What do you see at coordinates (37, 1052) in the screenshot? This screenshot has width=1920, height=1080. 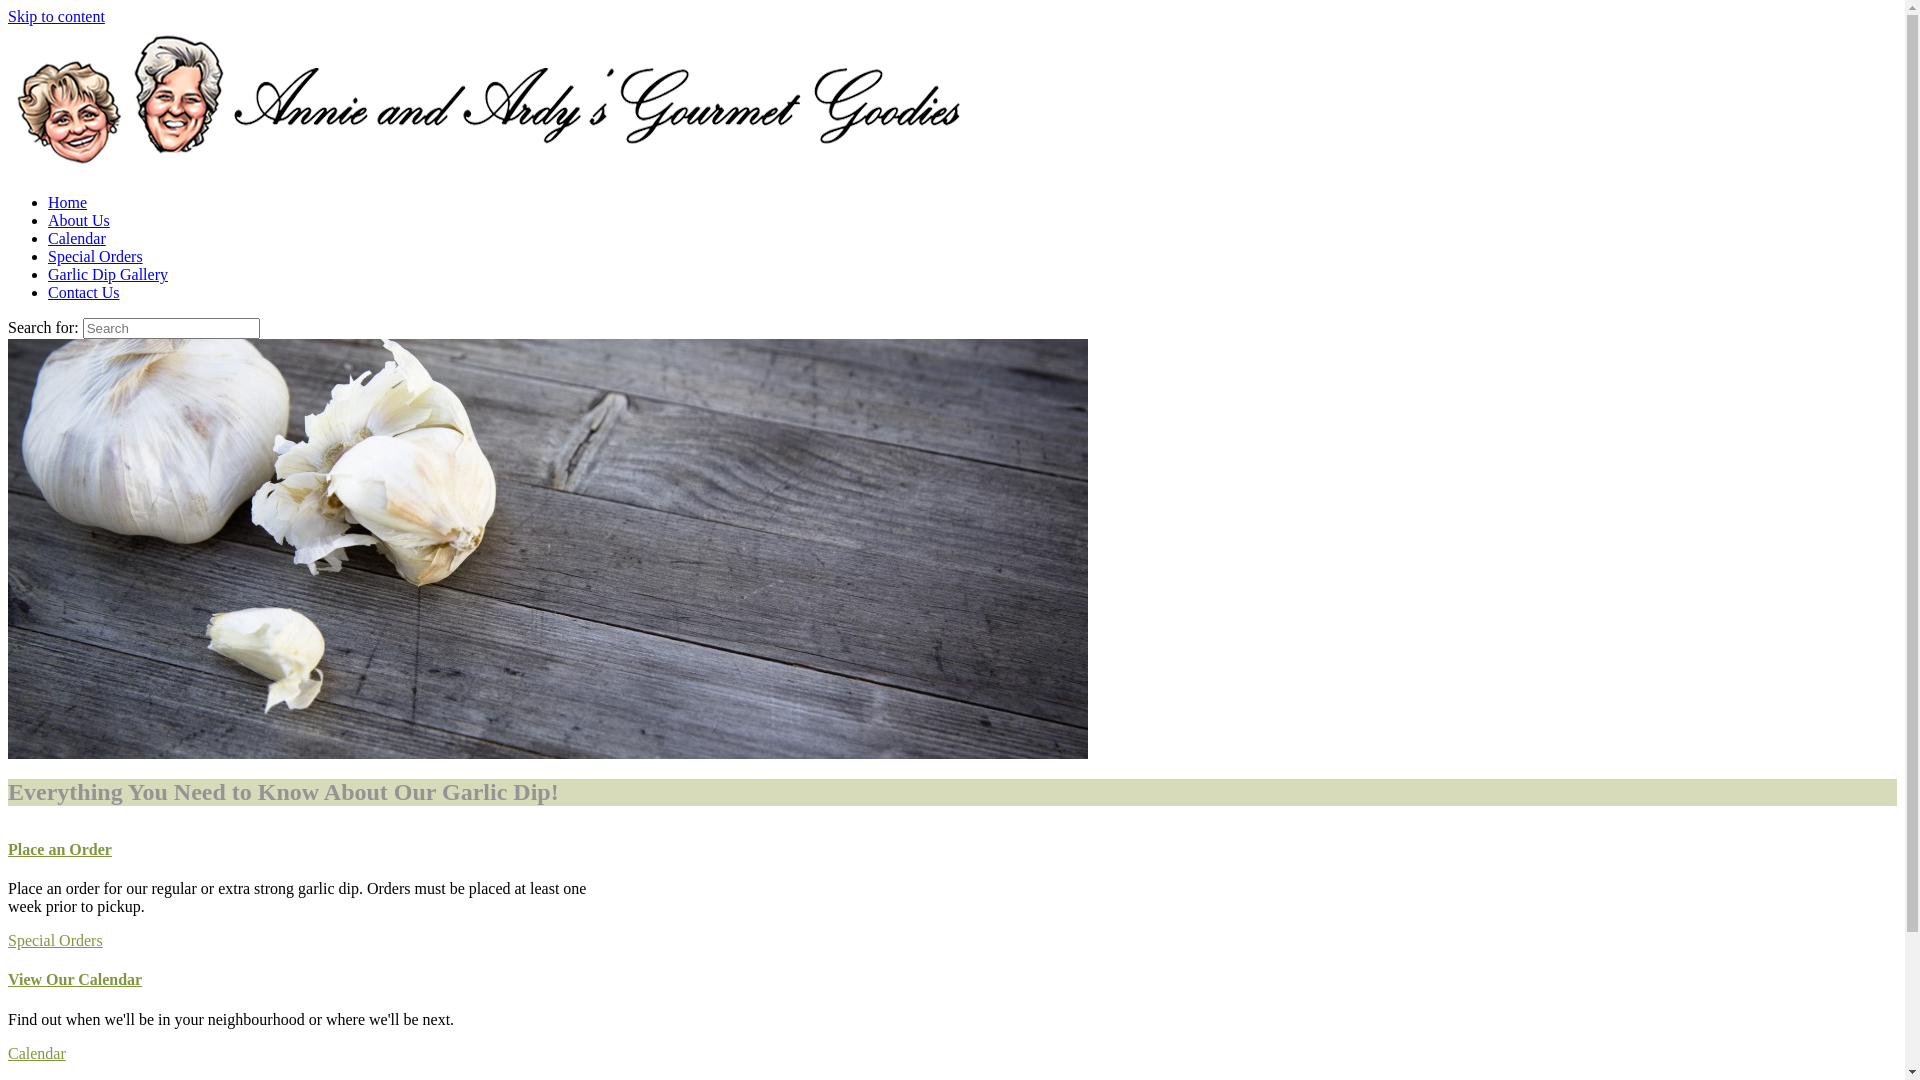 I see `'Calendar'` at bounding box center [37, 1052].